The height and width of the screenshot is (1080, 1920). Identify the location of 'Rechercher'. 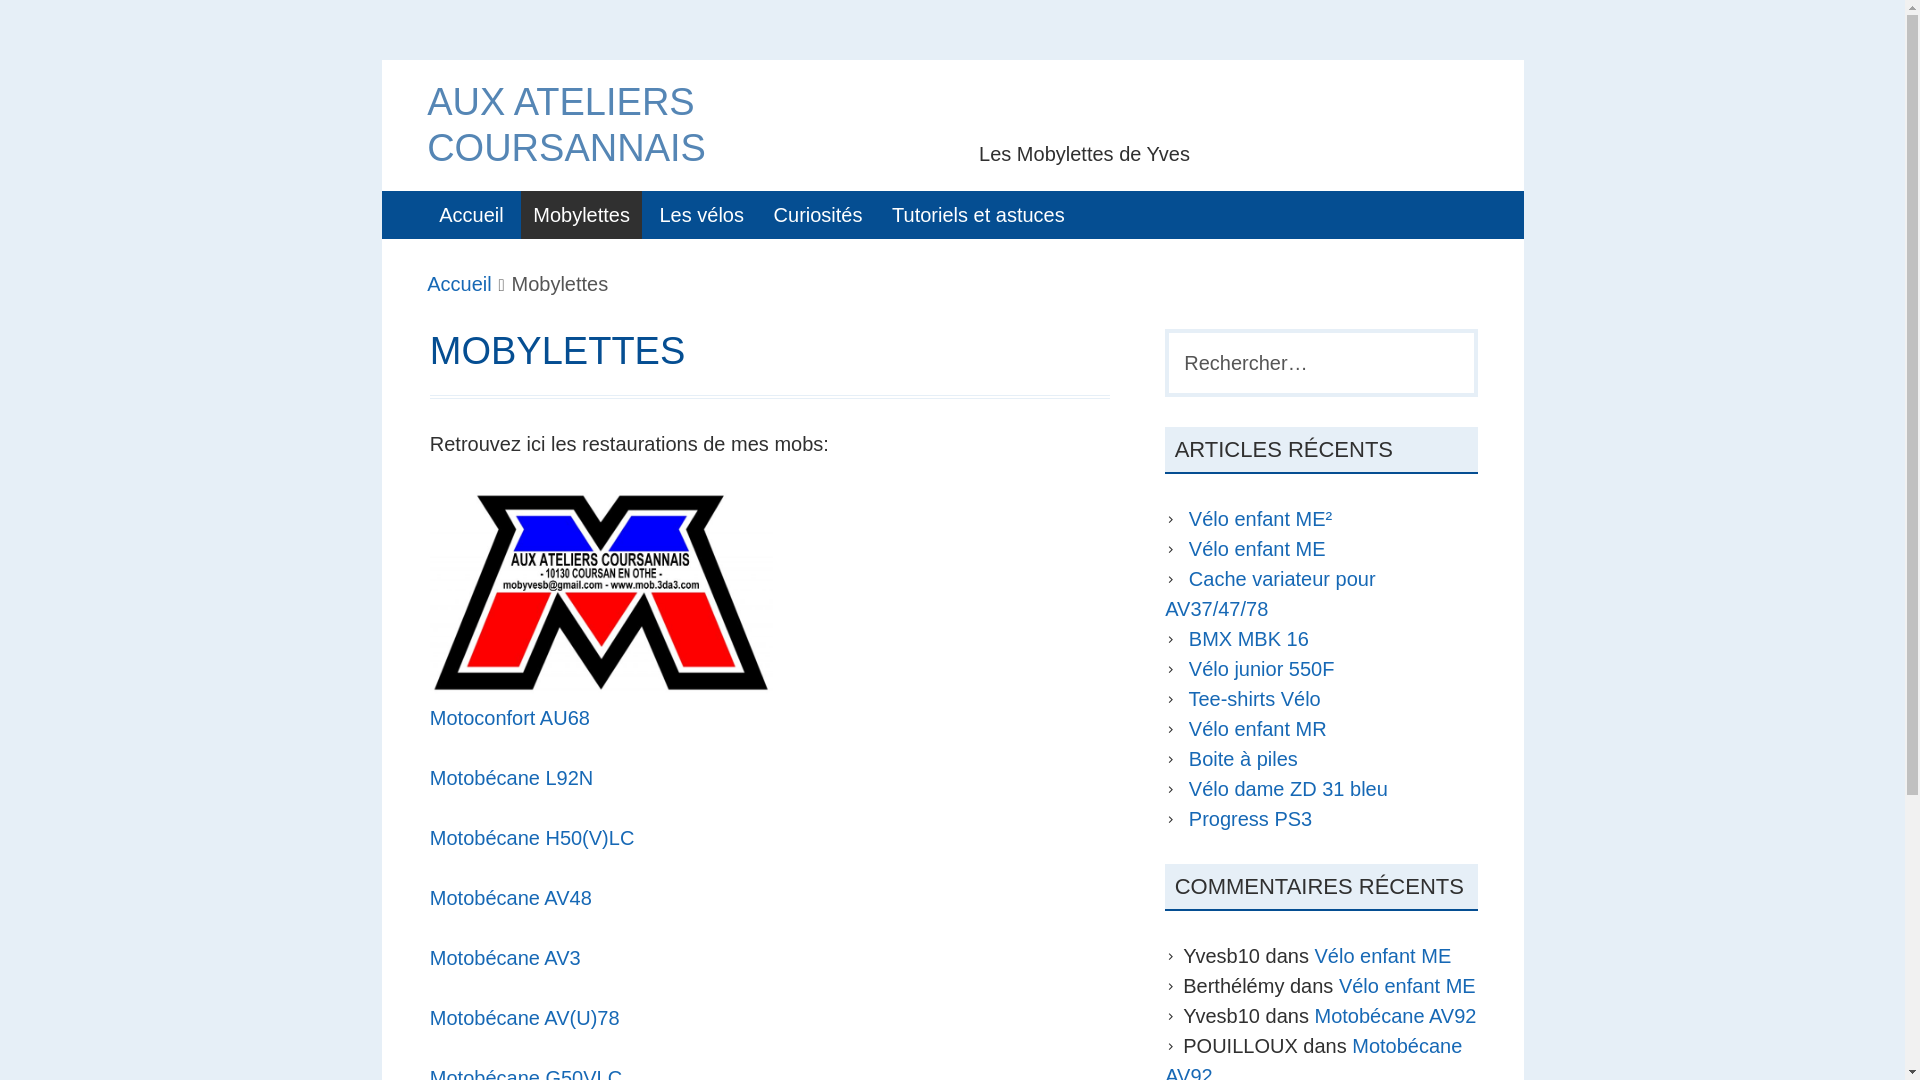
(0, 26).